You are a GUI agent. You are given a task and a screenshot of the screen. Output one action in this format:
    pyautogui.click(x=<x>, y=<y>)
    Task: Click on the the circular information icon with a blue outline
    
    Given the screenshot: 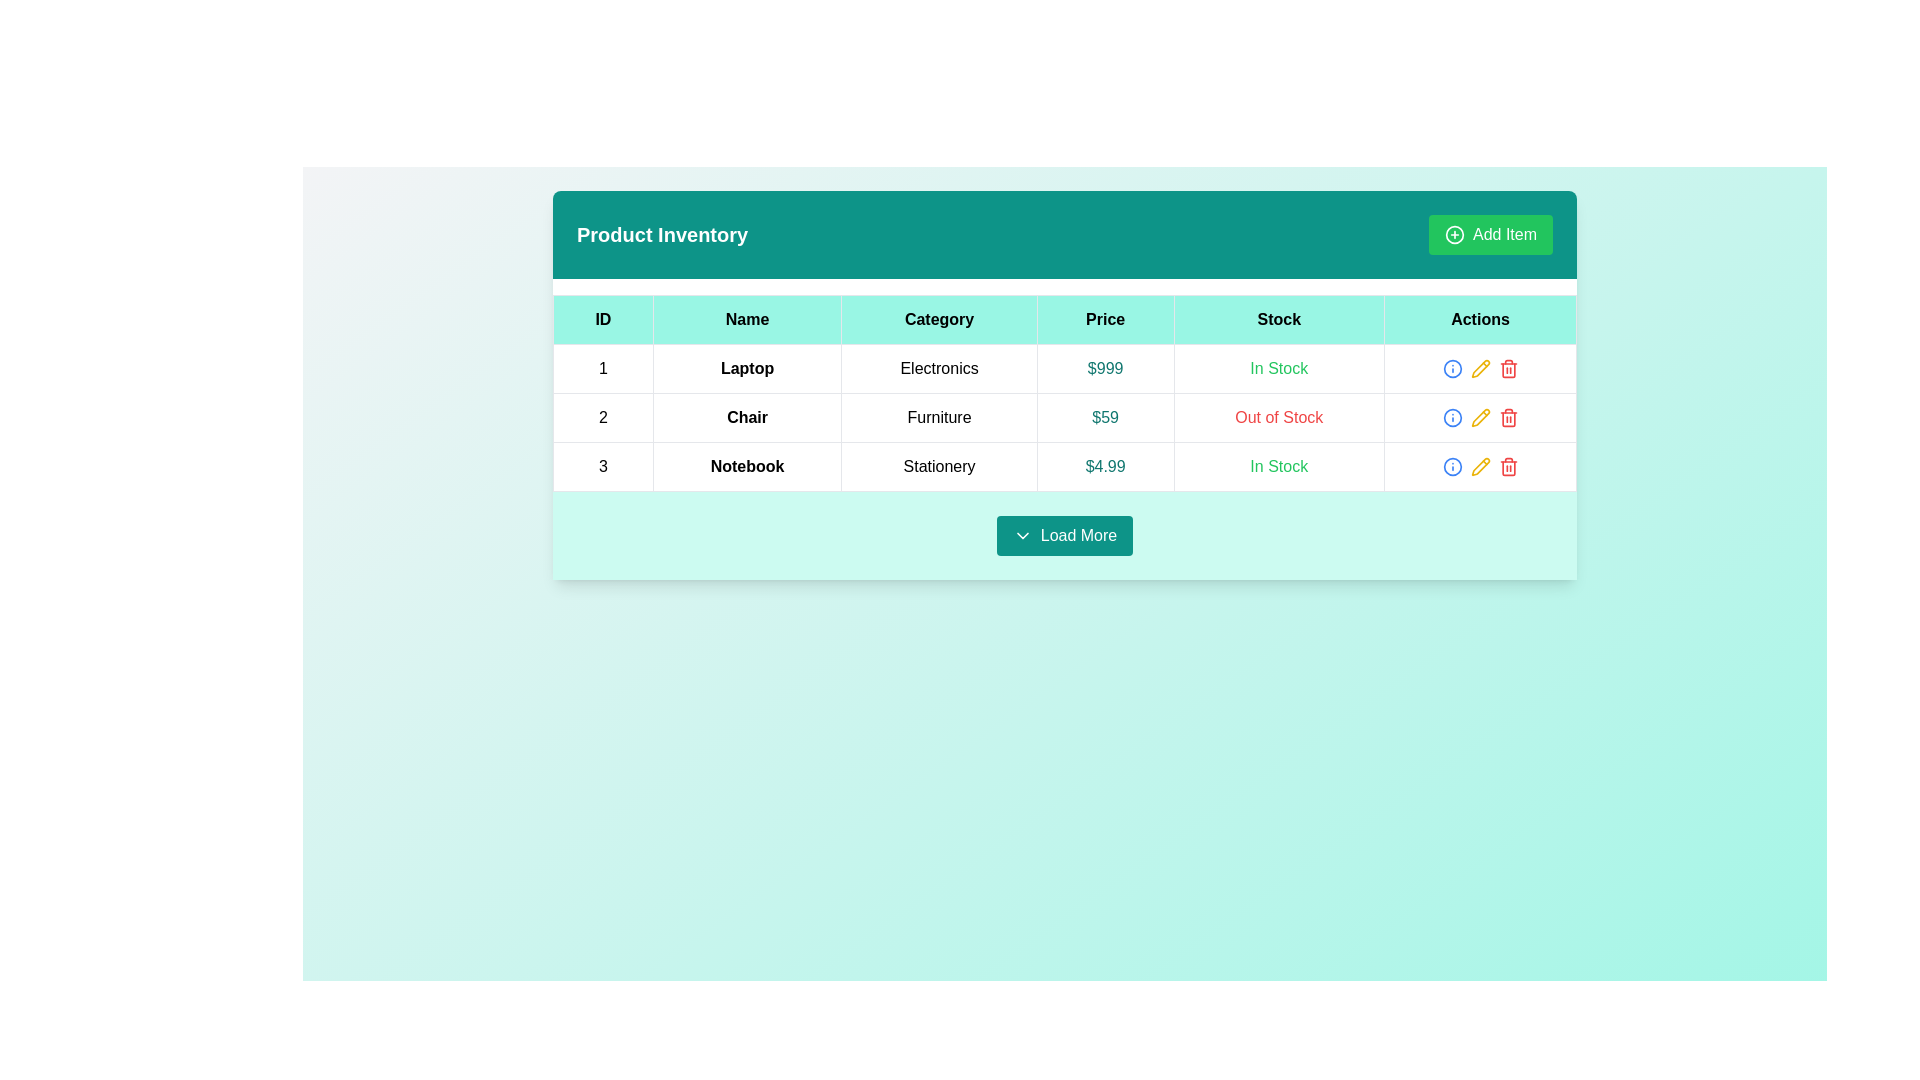 What is the action you would take?
    pyautogui.click(x=1452, y=369)
    